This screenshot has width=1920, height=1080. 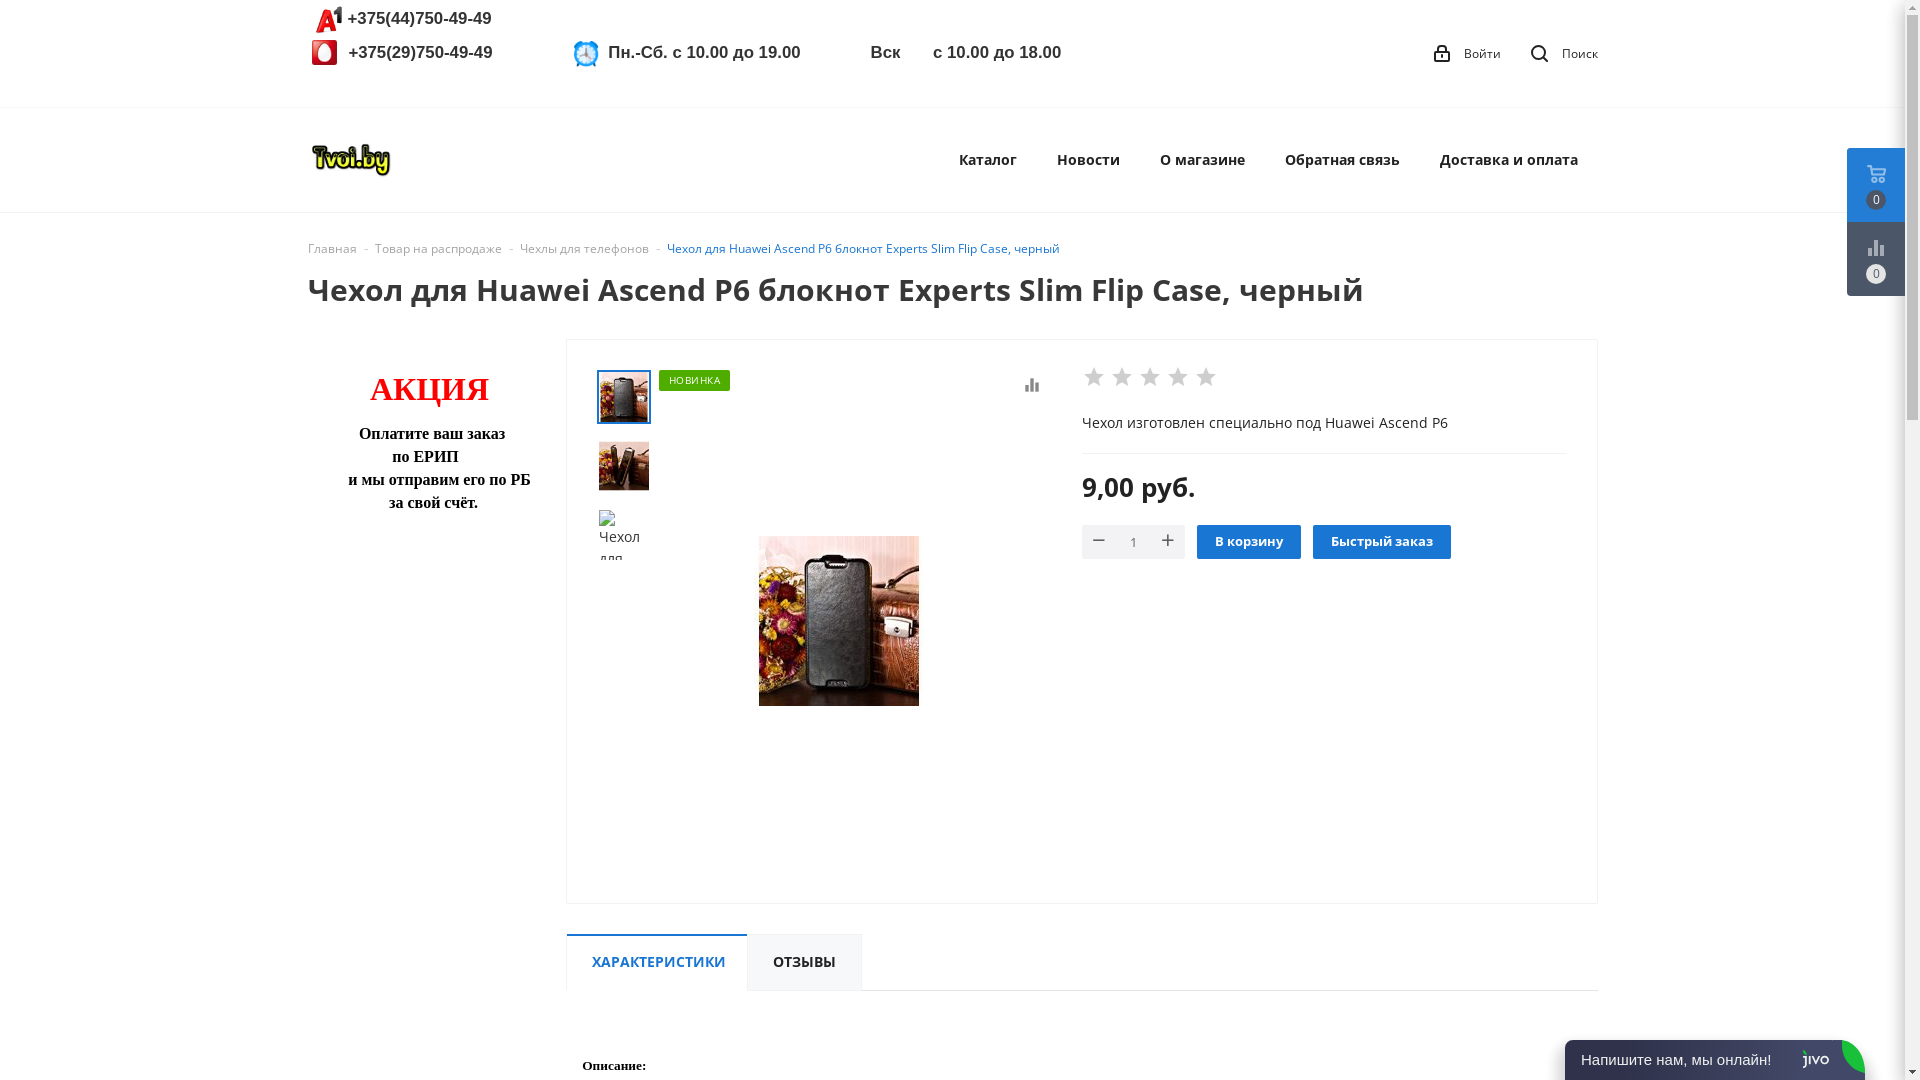 What do you see at coordinates (351, 158) in the screenshot?
I see `'Tvoi.by'` at bounding box center [351, 158].